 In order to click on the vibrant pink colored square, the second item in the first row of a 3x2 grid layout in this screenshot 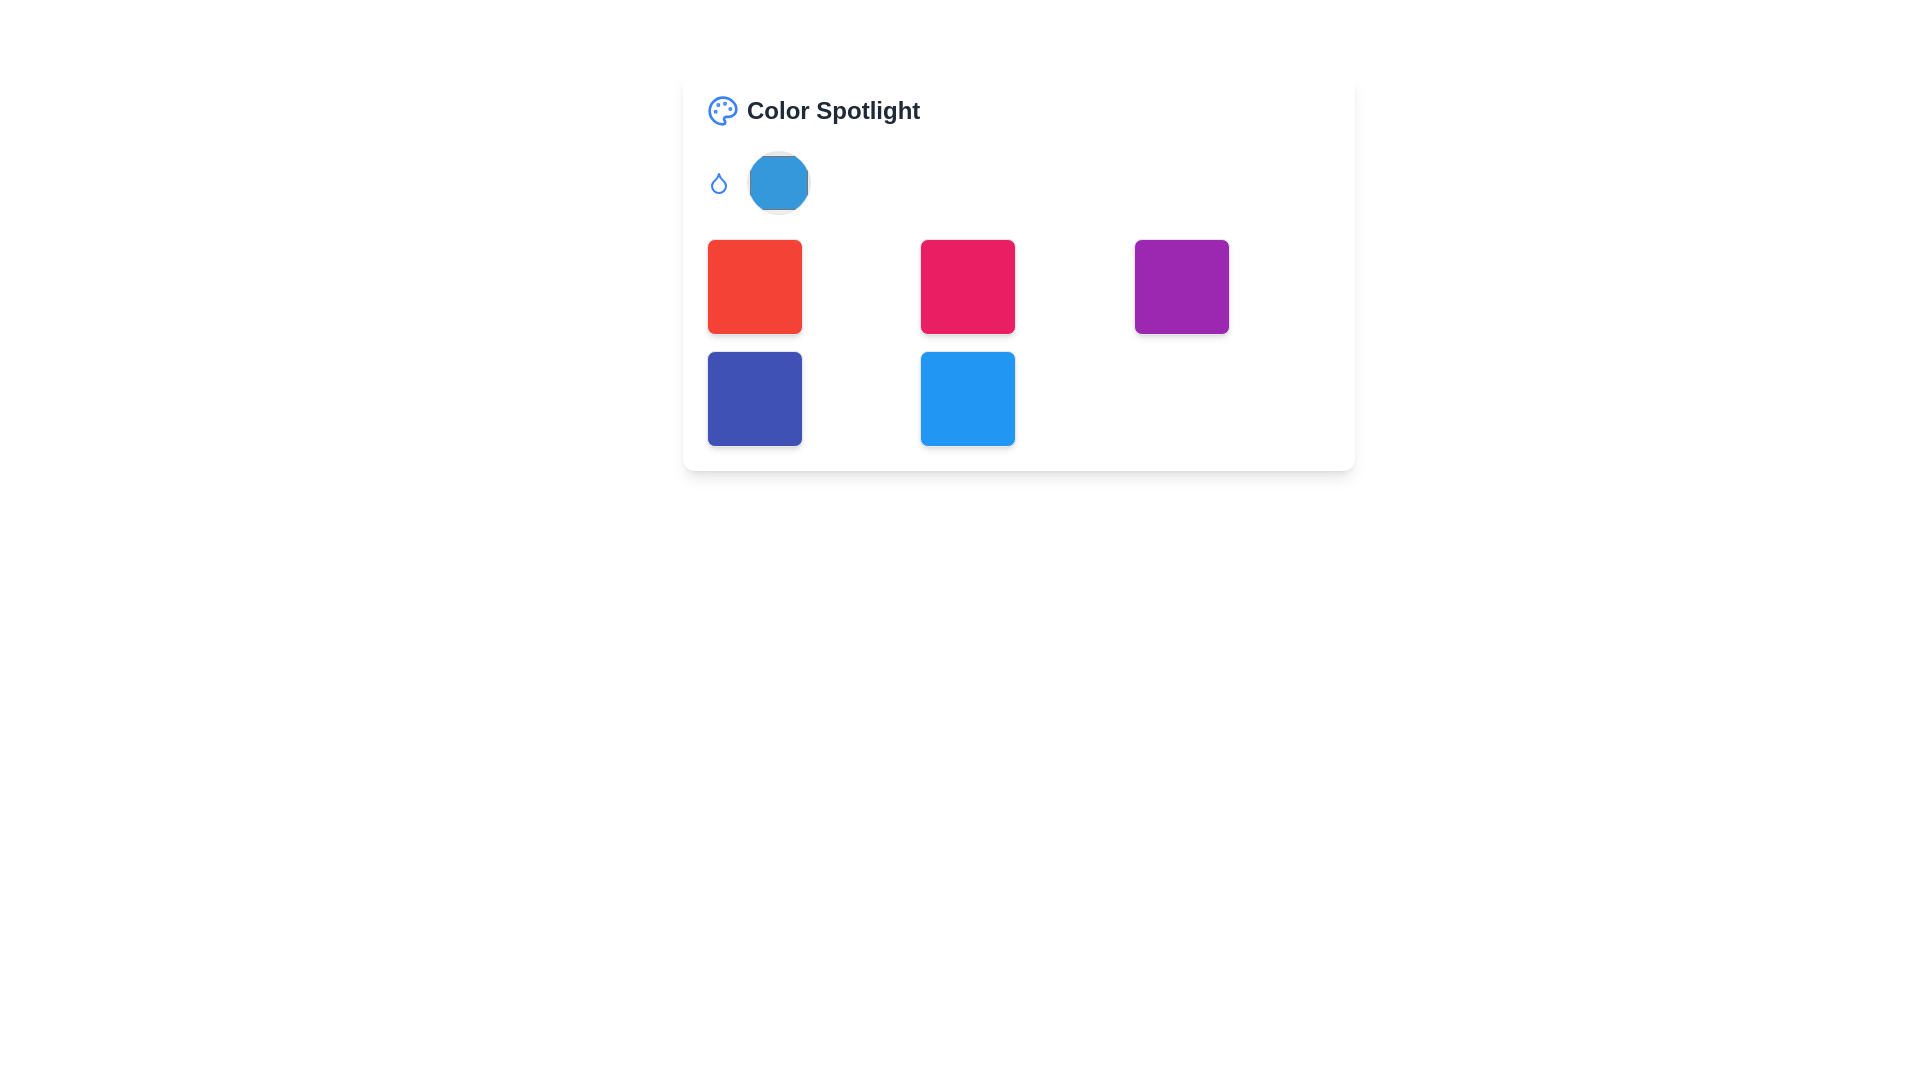, I will do `click(968, 286)`.